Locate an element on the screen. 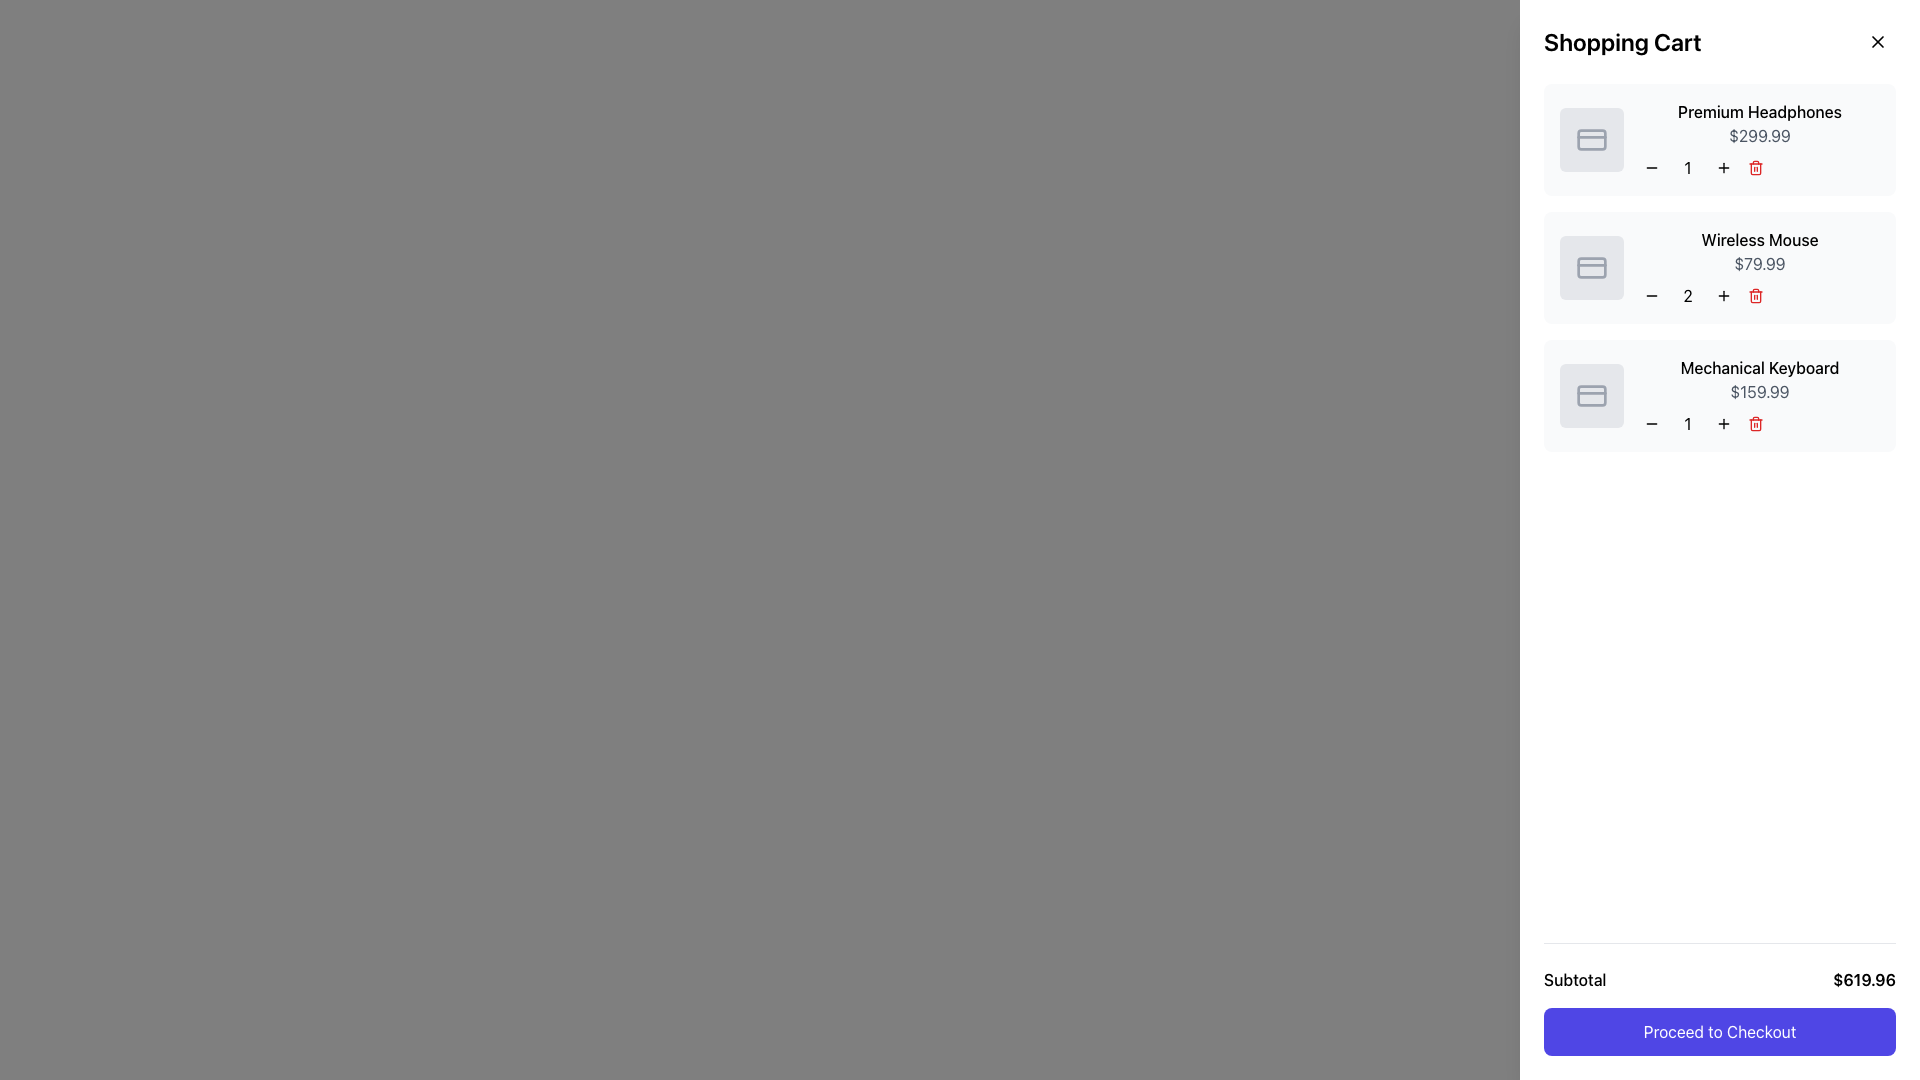 Image resolution: width=1920 pixels, height=1080 pixels. the button that increases the quantity of the 'Mechanical Keyboard' item in the shopping cart is located at coordinates (1722, 423).